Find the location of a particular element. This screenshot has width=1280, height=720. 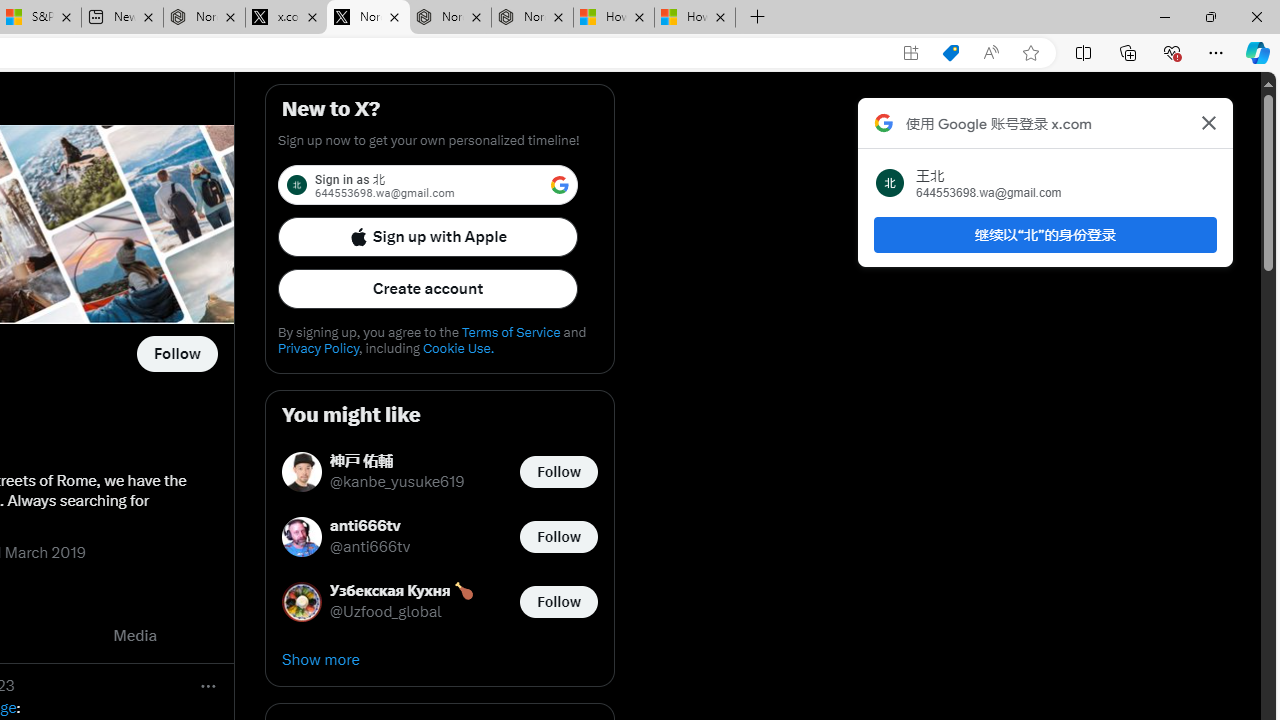

'Follow @NordaceOfficial' is located at coordinates (177, 353).